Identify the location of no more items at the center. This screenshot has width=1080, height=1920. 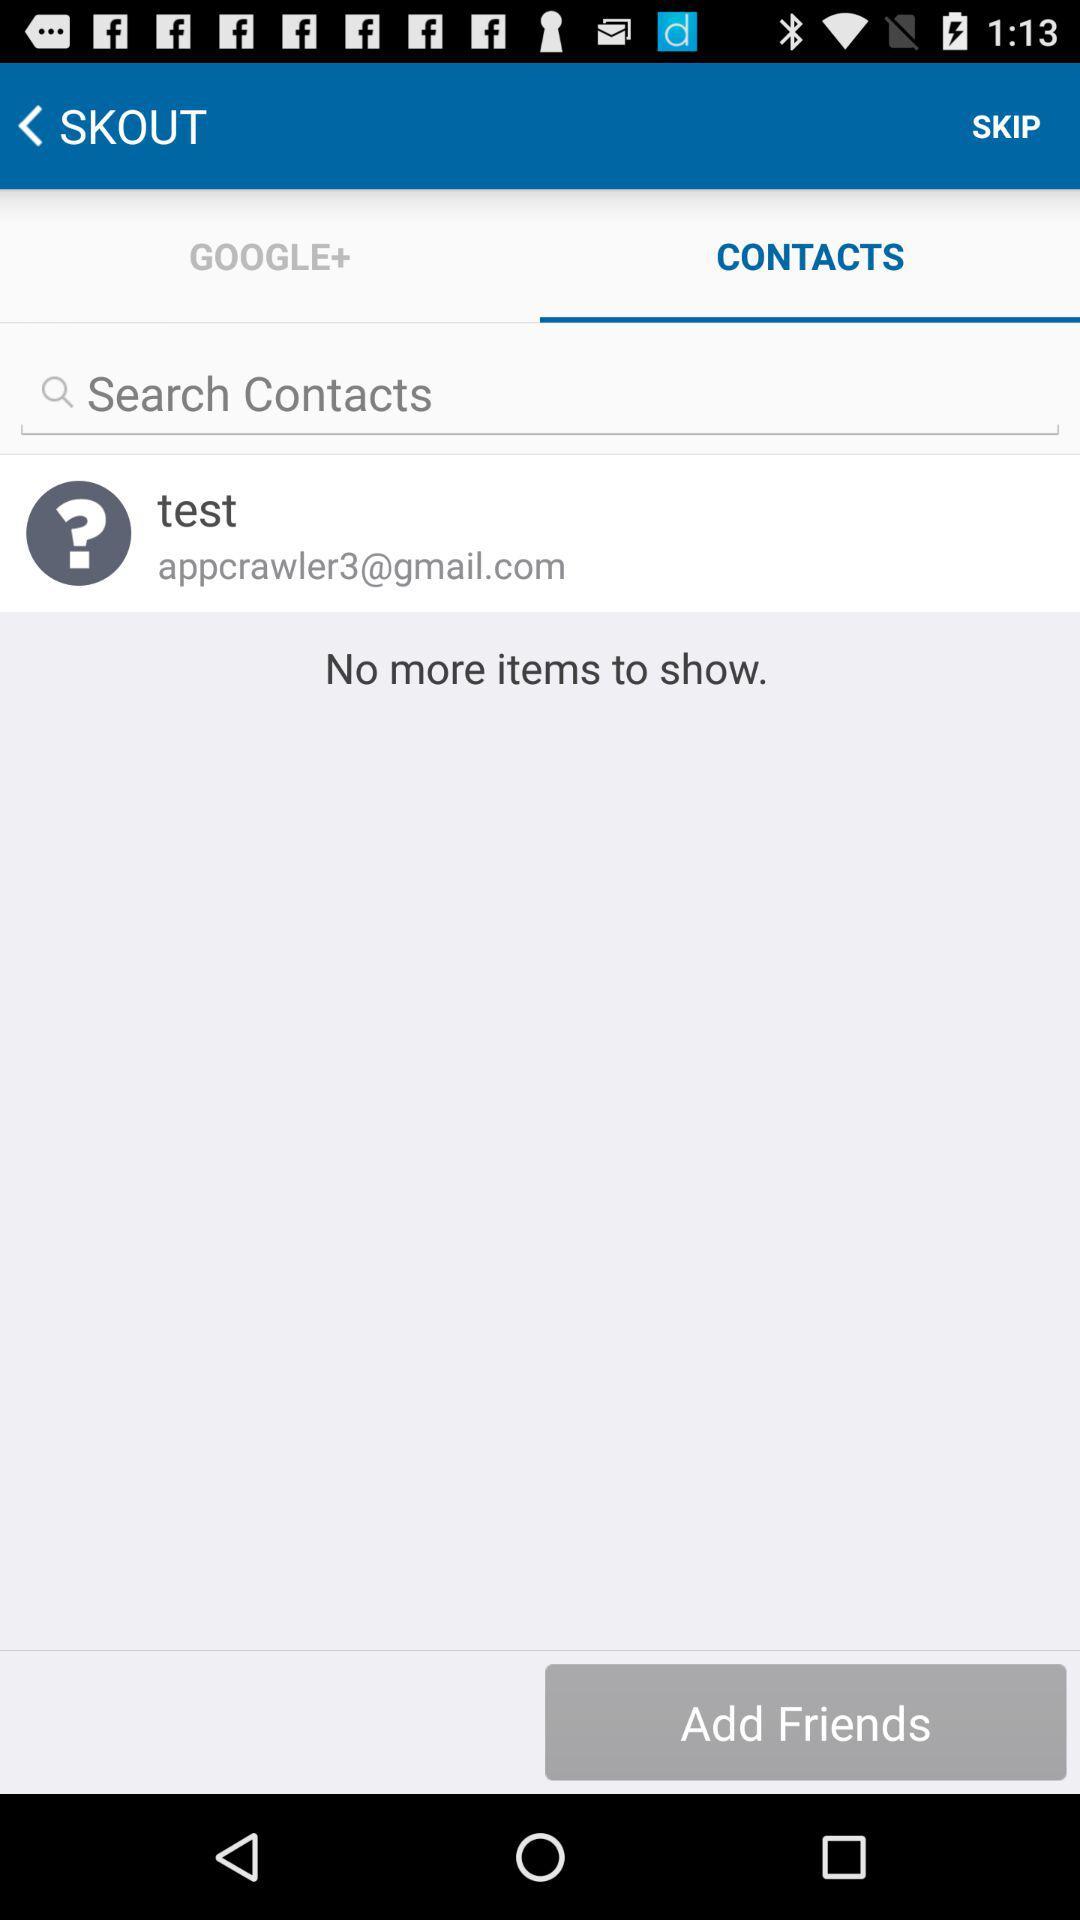
(540, 667).